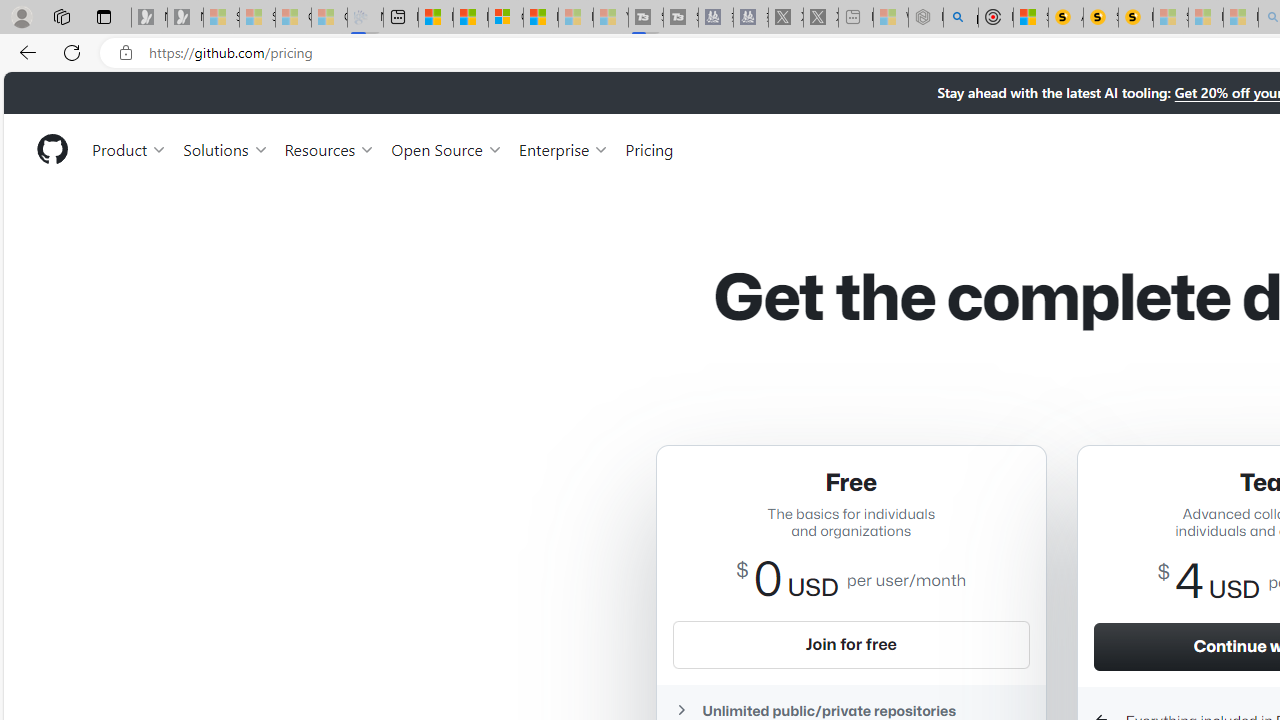  I want to click on 'Solutions', so click(225, 148).